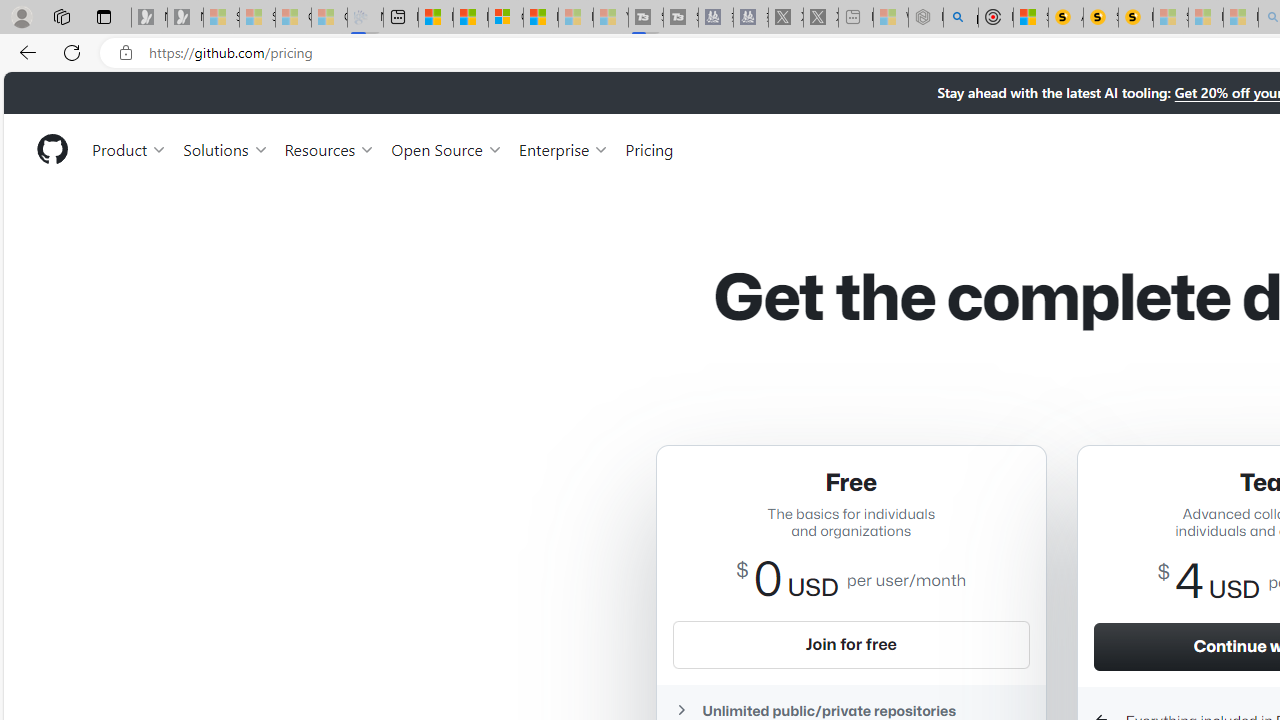  I want to click on 'Solutions', so click(225, 148).